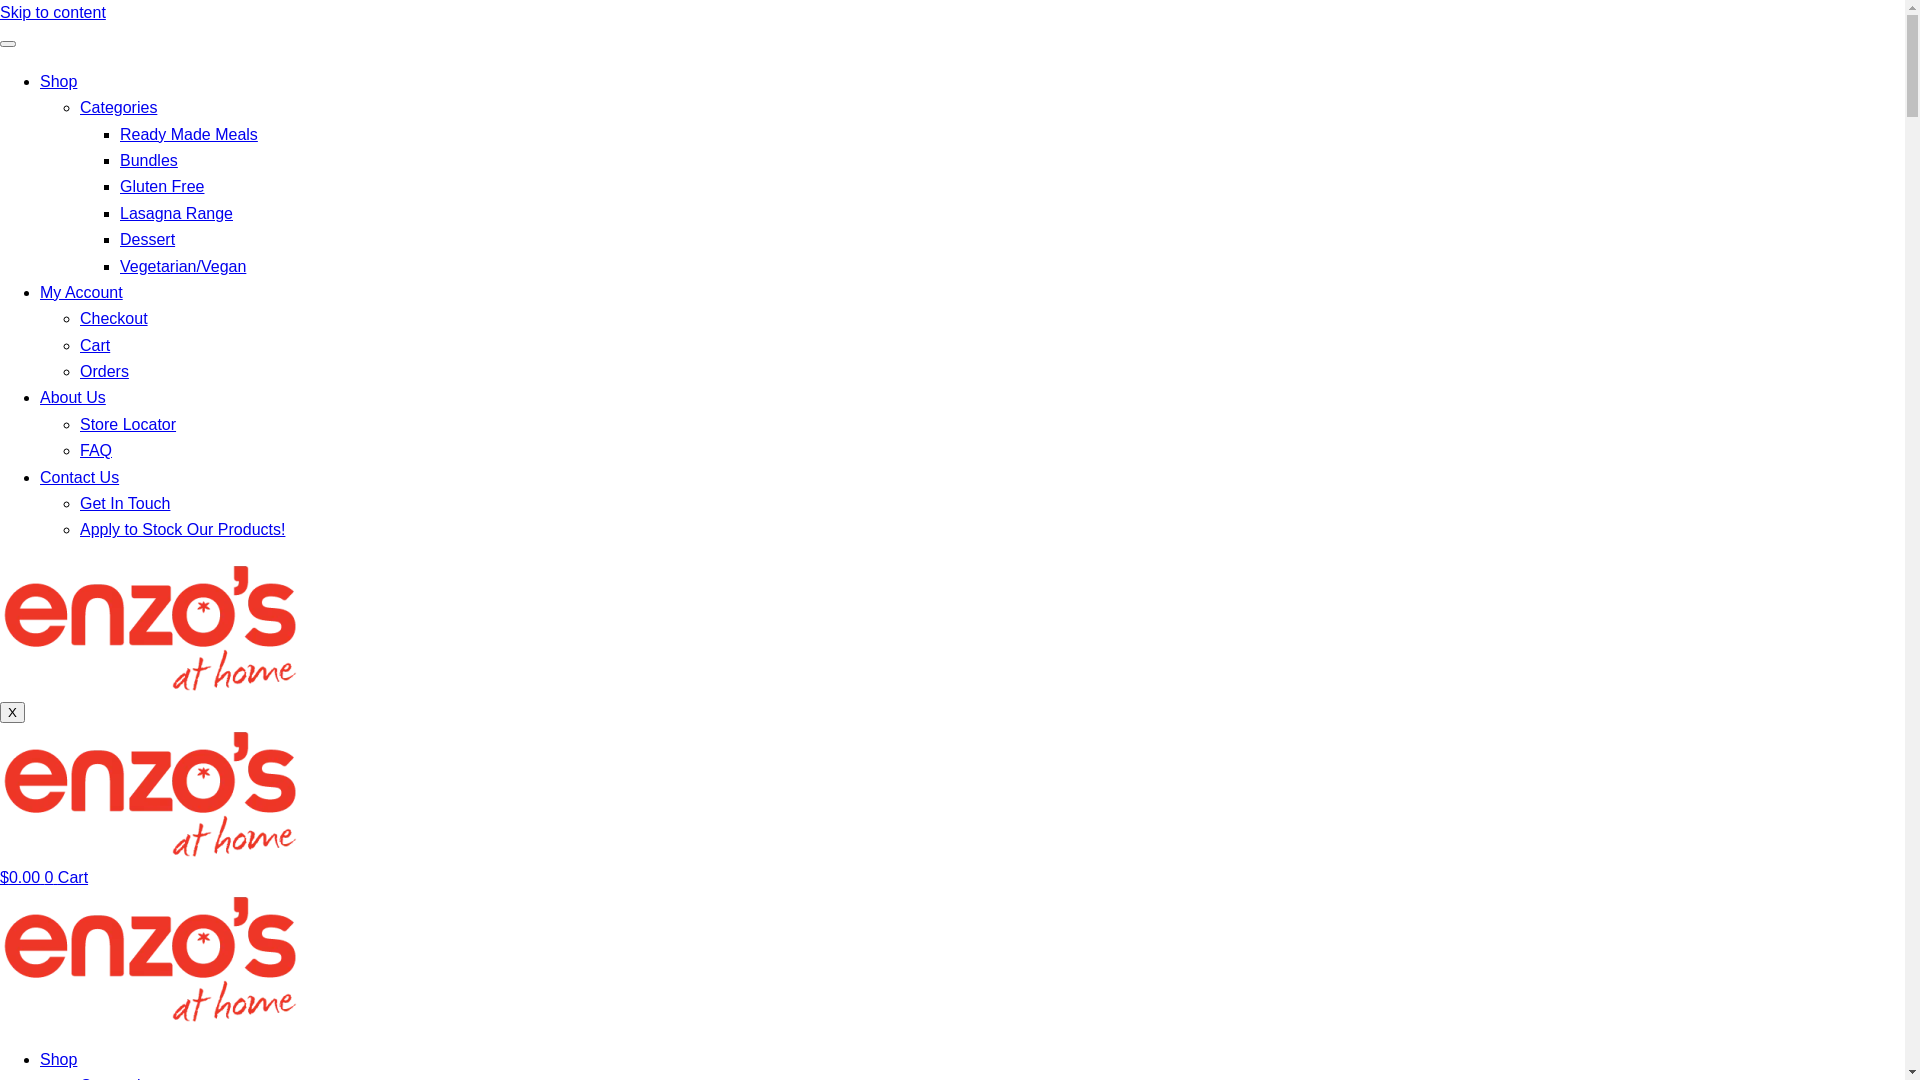  What do you see at coordinates (127, 423) in the screenshot?
I see `'Store Locator'` at bounding box center [127, 423].